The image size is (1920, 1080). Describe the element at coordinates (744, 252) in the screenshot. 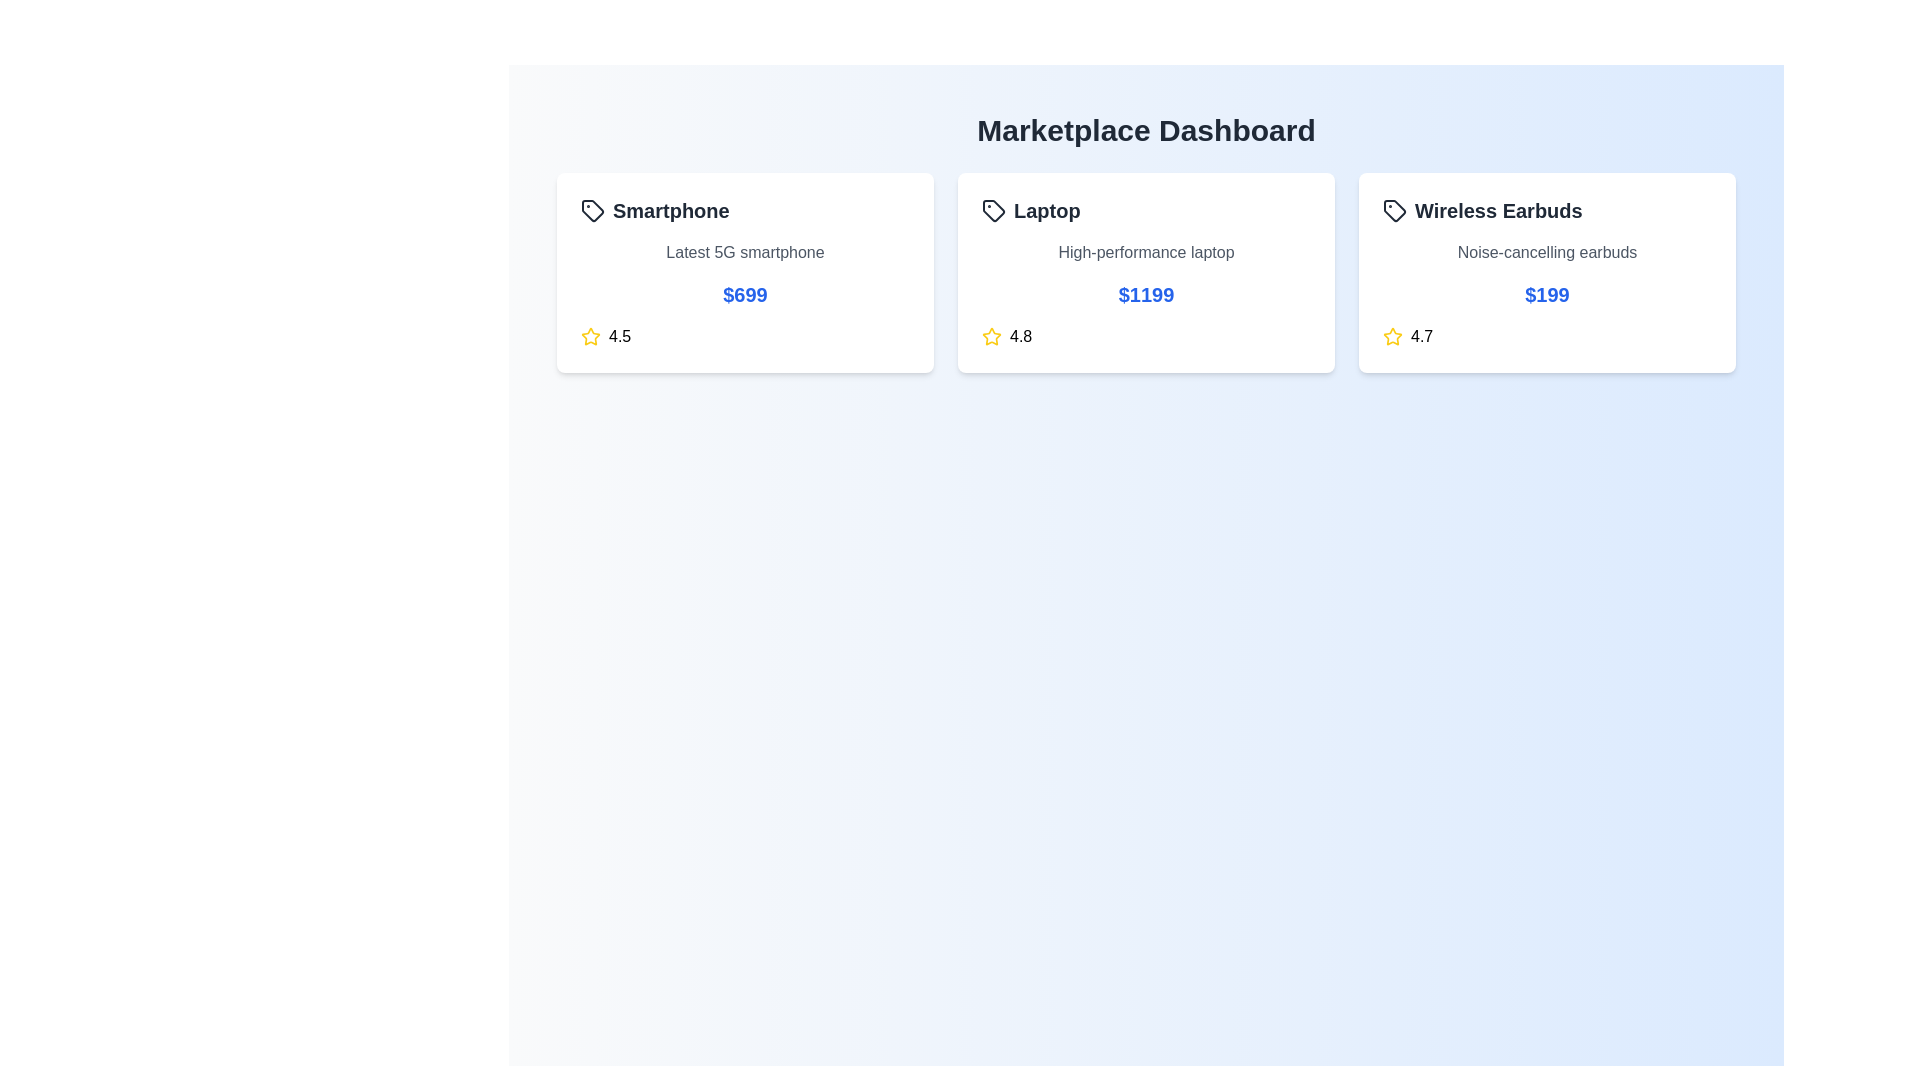

I see `text label displaying 'Latest 5G smartphone', which is a light gray, non-bold font positioned between the title 'Smartphone' and the price '$699'` at that location.